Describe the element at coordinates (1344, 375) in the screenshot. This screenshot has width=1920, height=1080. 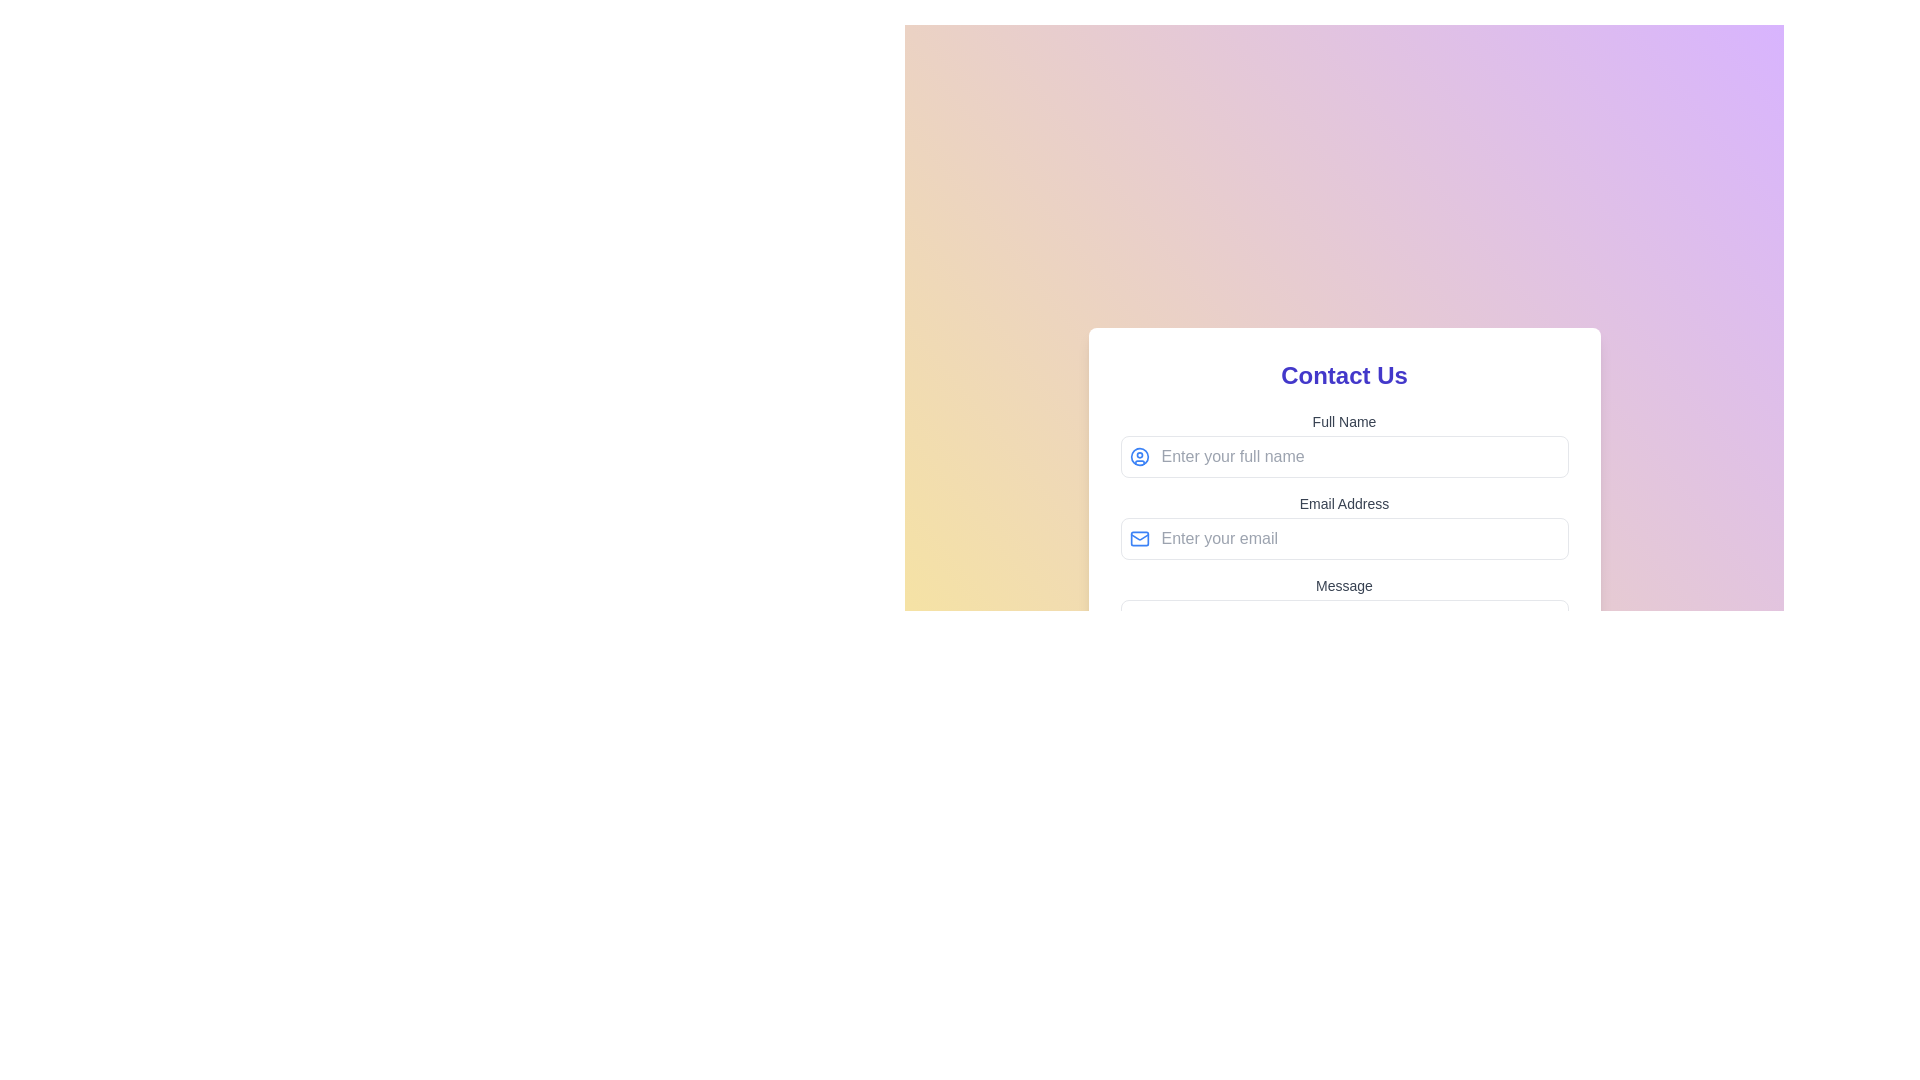
I see `the 'Contact Us' heading text, which is a large, bold, blue text centered at the top of the form interface above the input fields` at that location.